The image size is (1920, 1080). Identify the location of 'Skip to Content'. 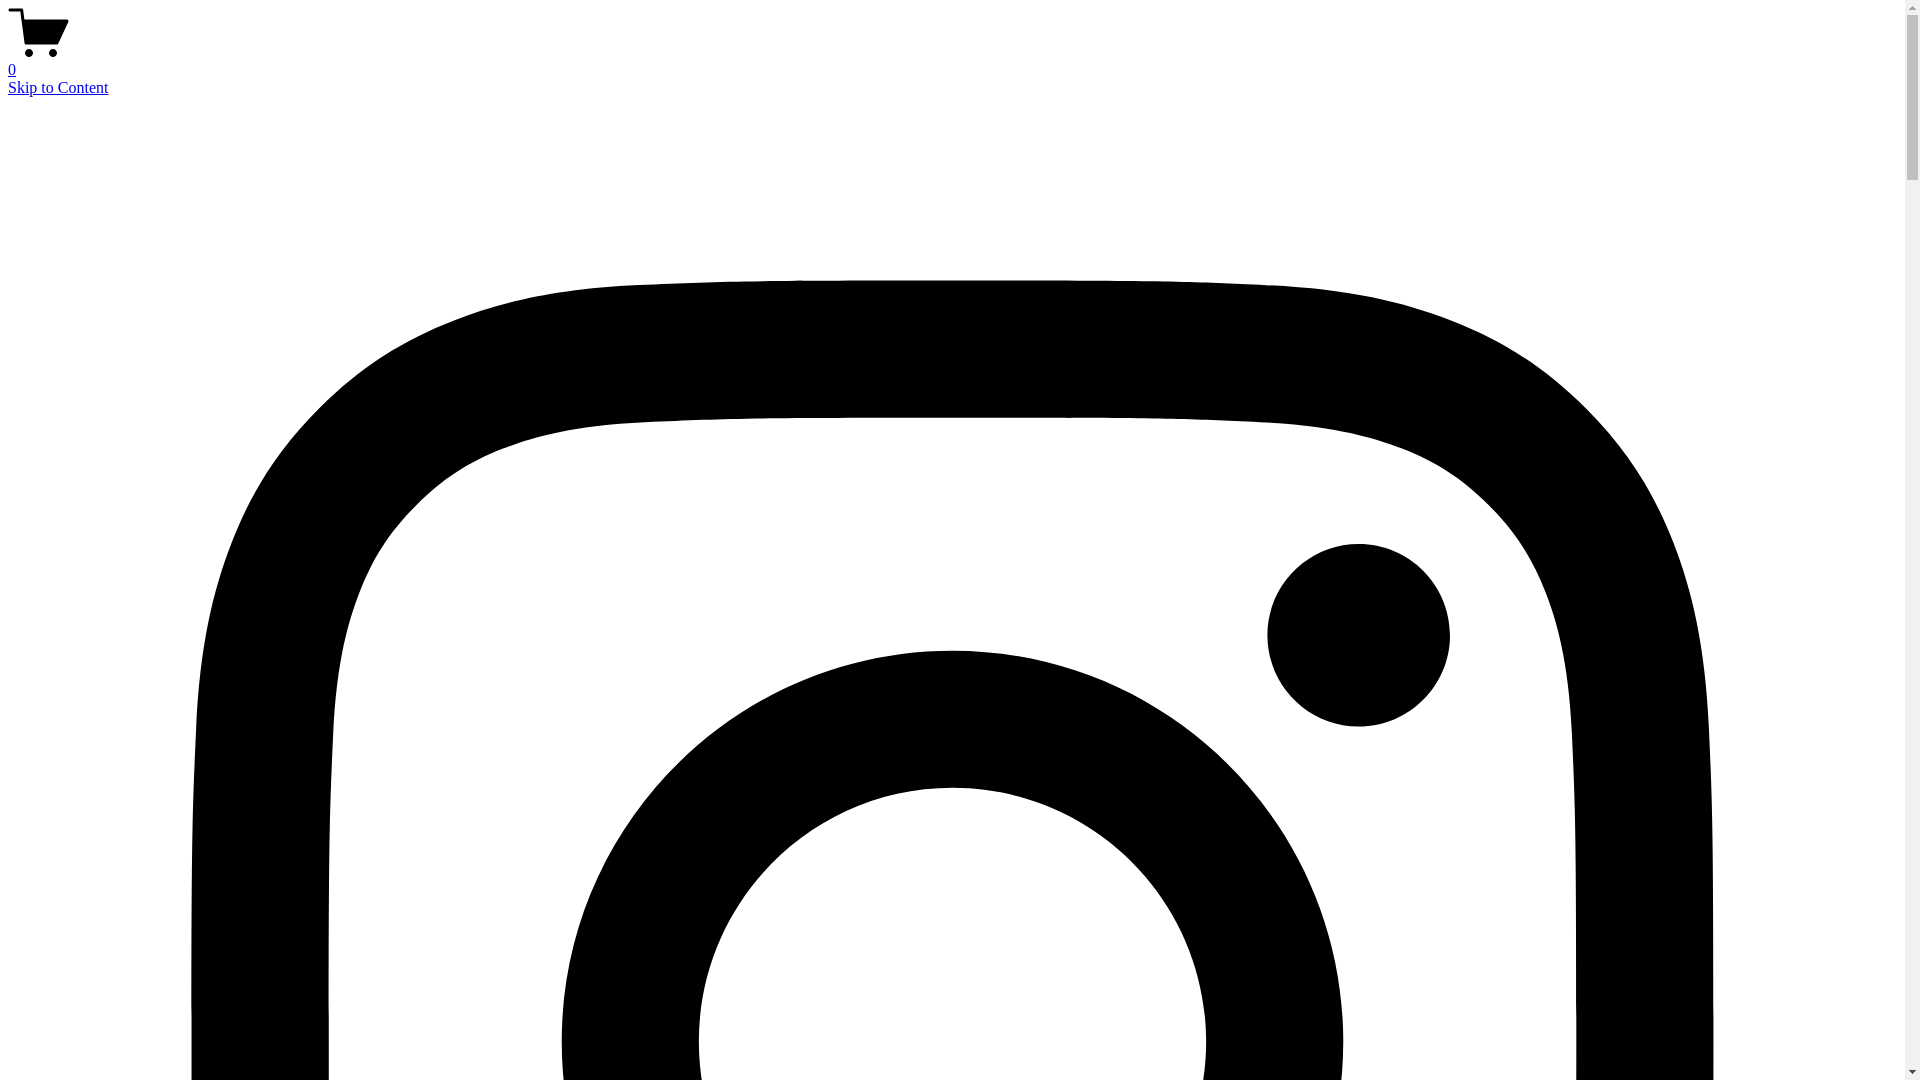
(57, 86).